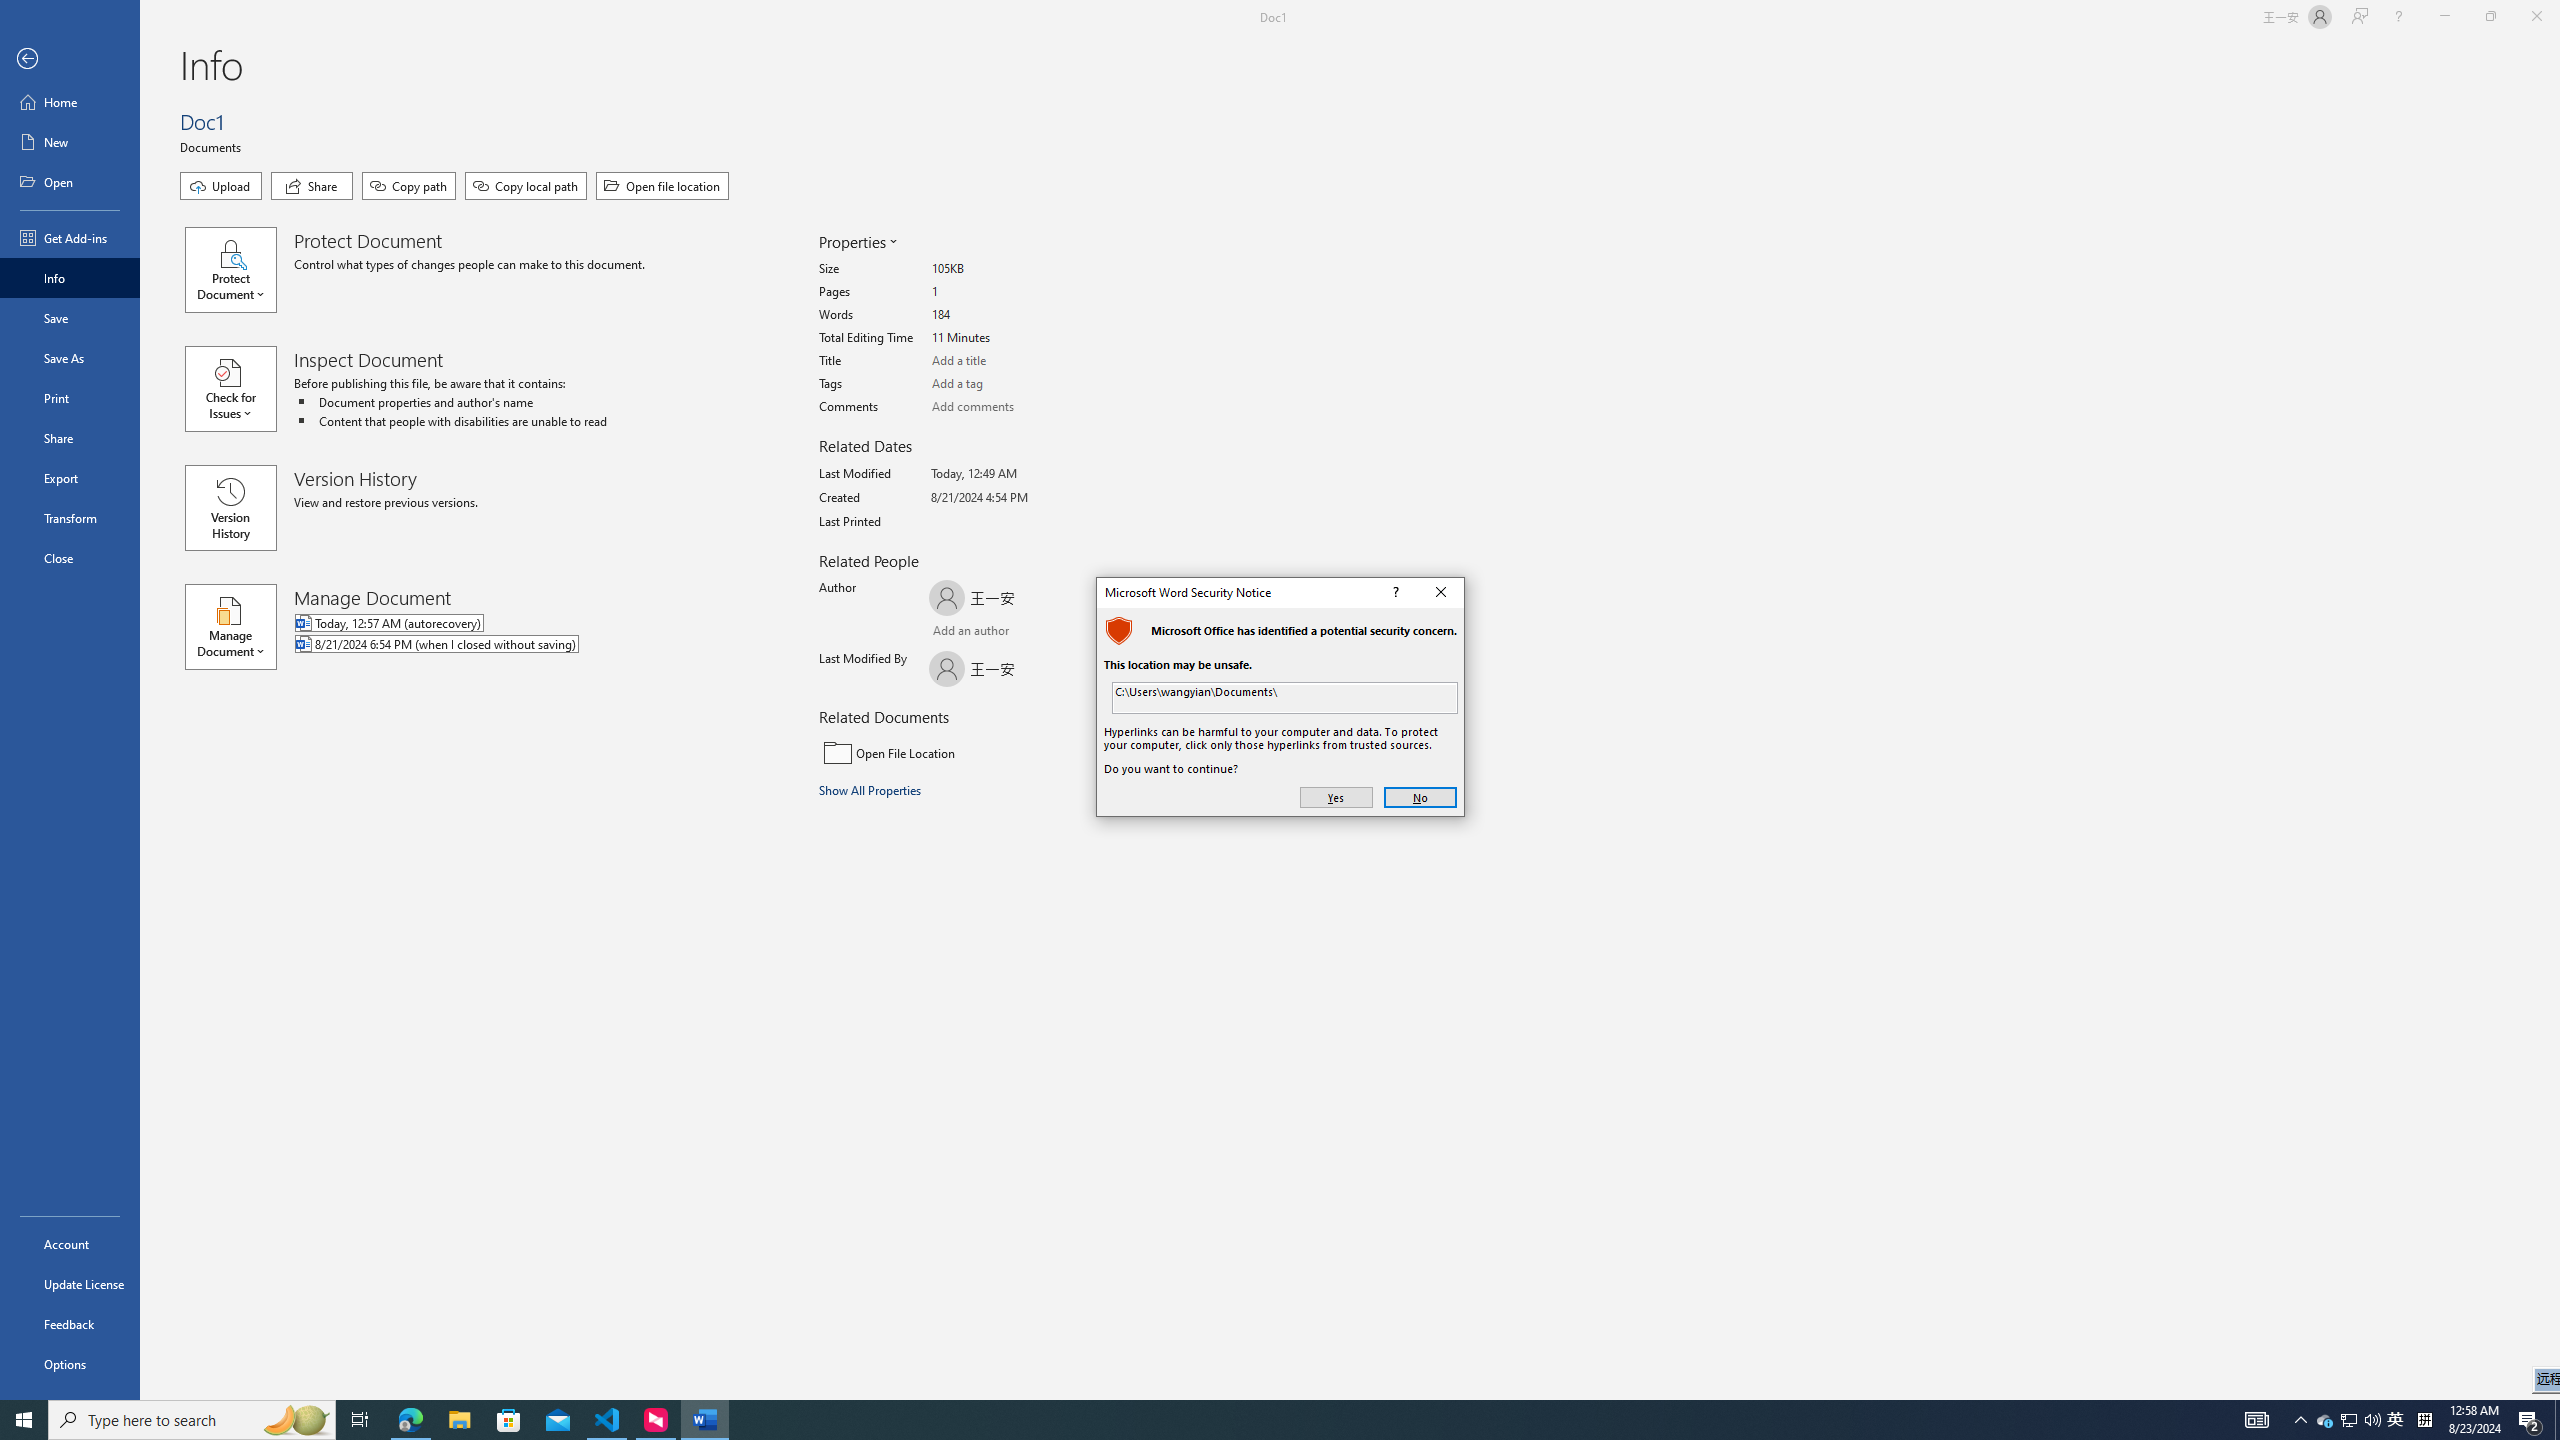  What do you see at coordinates (69, 1283) in the screenshot?
I see `'Update License'` at bounding box center [69, 1283].